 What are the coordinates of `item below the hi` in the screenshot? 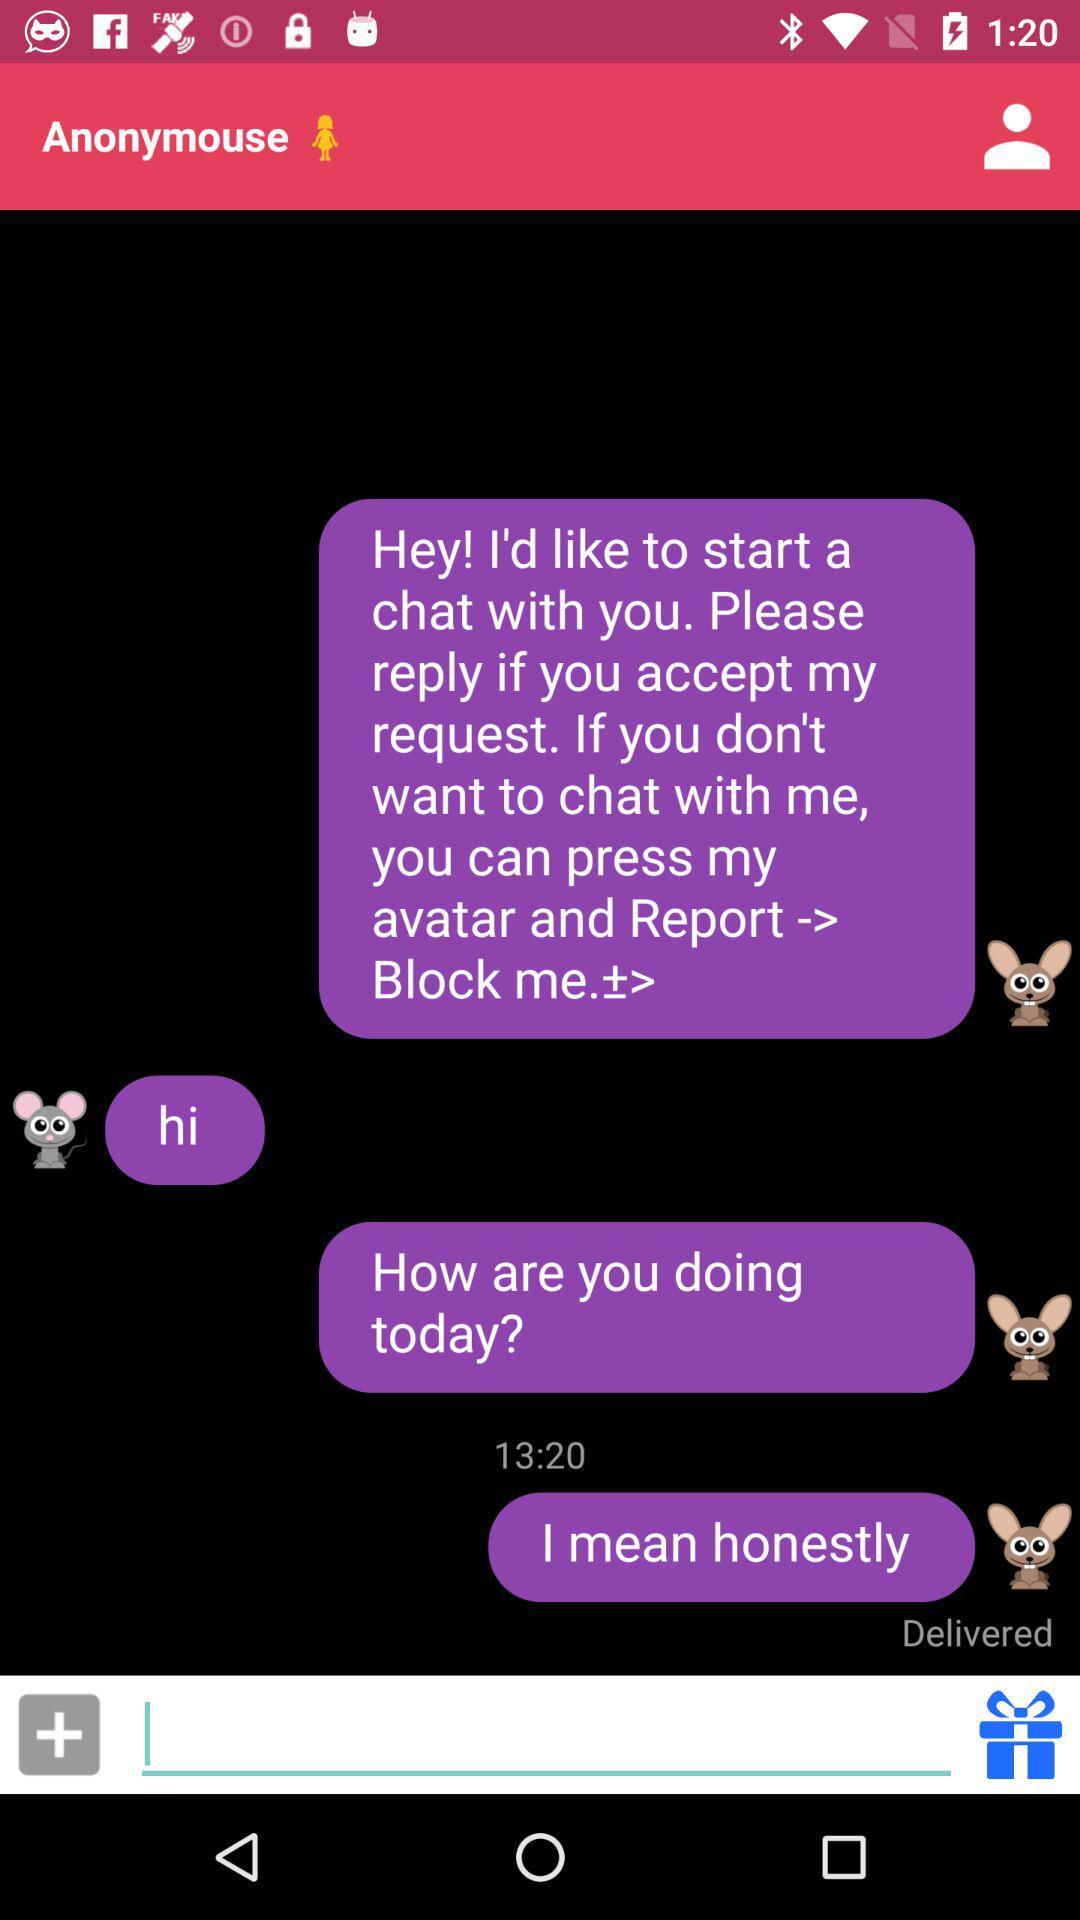 It's located at (58, 1733).